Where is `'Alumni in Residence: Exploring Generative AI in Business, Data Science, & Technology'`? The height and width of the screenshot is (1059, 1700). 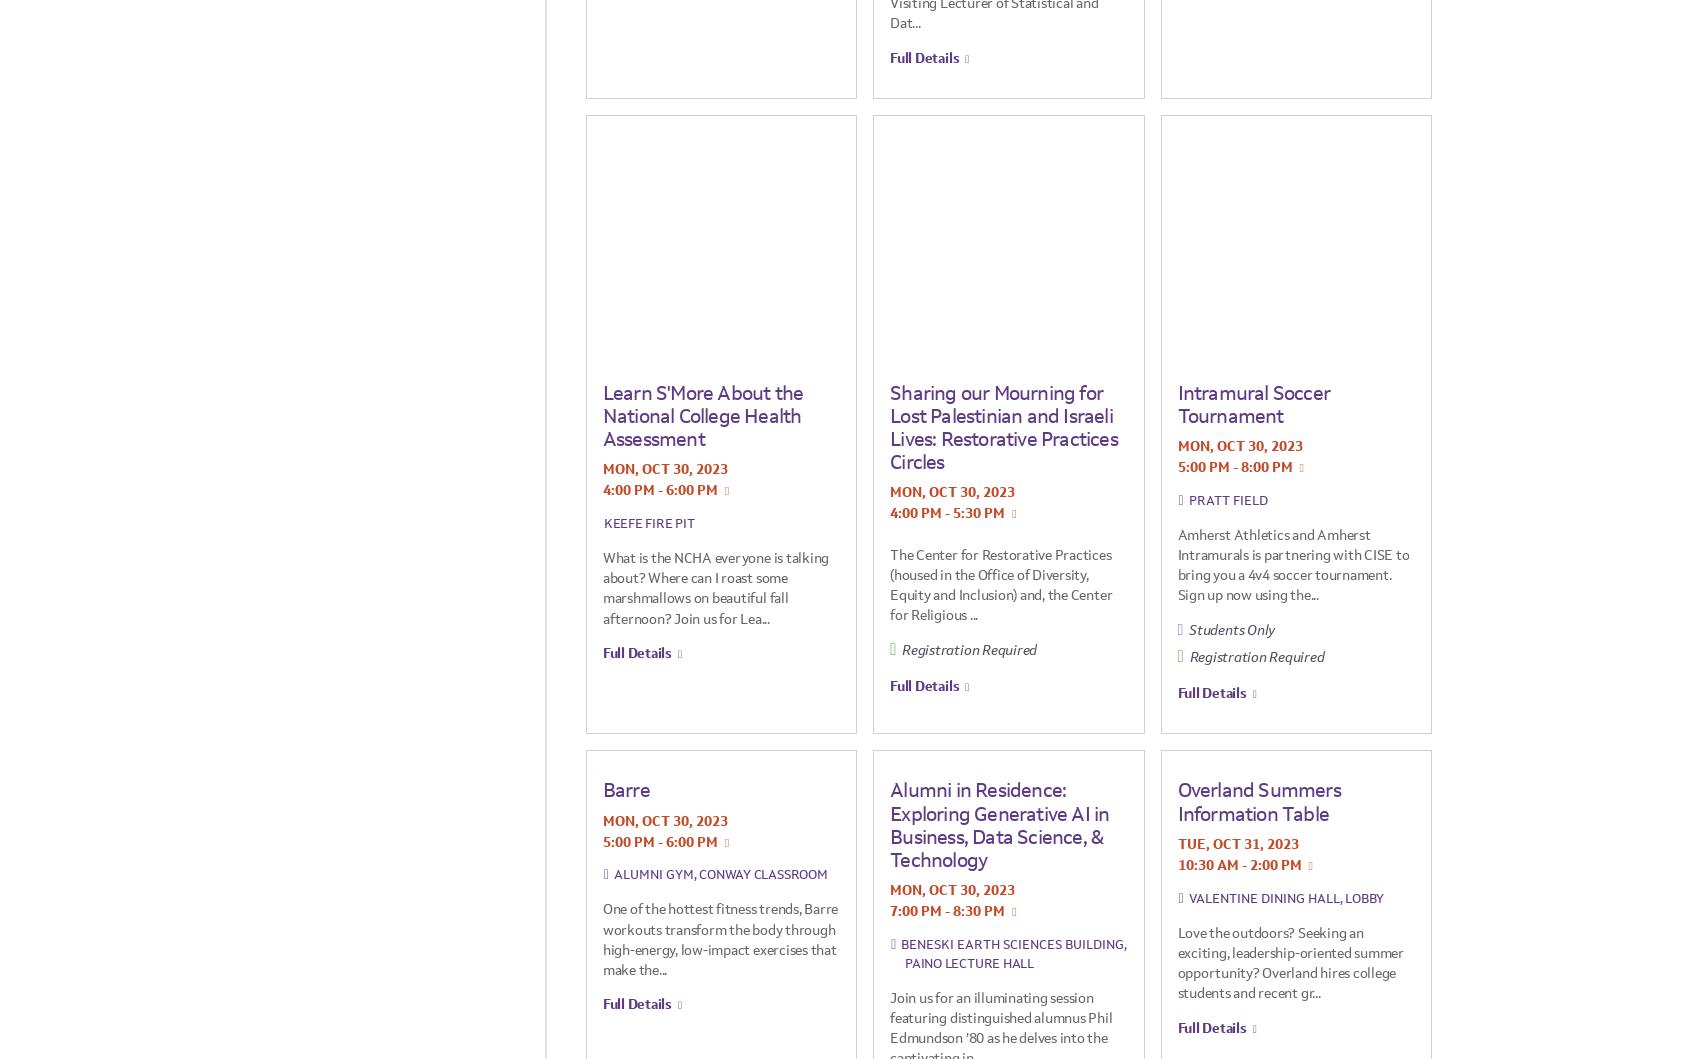 'Alumni in Residence: Exploring Generative AI in Business, Data Science, & Technology' is located at coordinates (998, 823).